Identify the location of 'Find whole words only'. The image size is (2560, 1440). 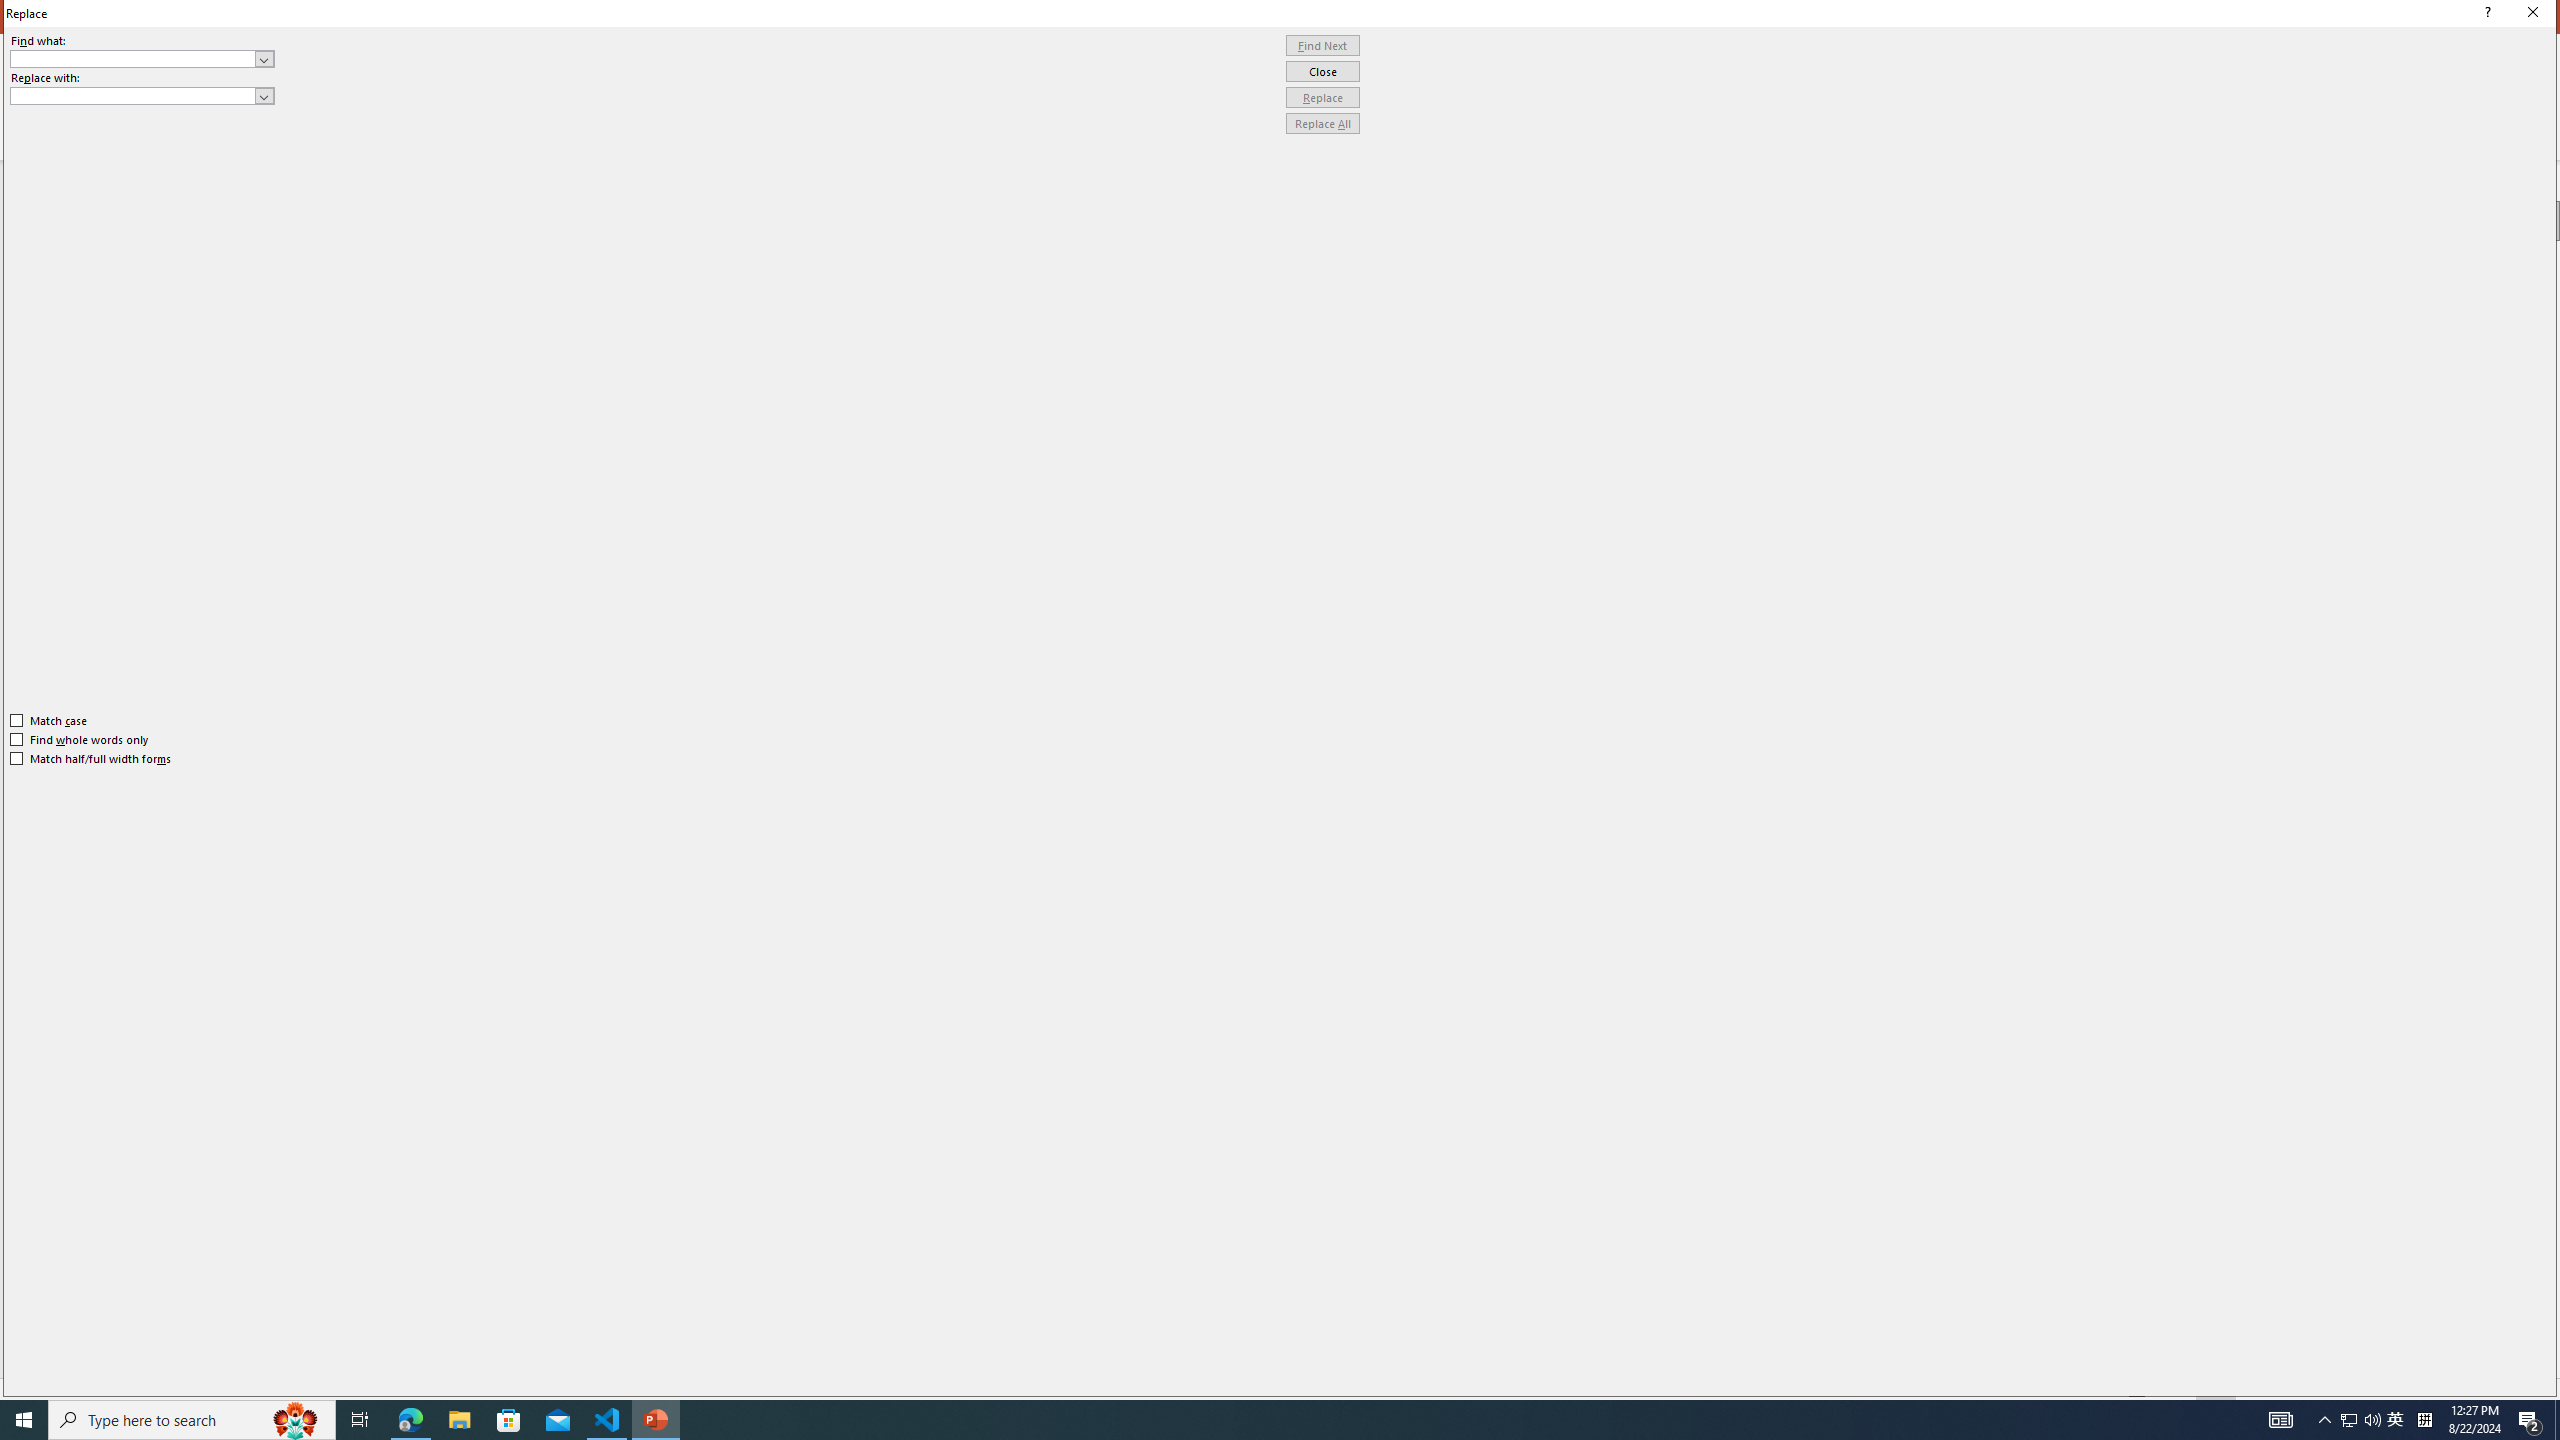
(80, 739).